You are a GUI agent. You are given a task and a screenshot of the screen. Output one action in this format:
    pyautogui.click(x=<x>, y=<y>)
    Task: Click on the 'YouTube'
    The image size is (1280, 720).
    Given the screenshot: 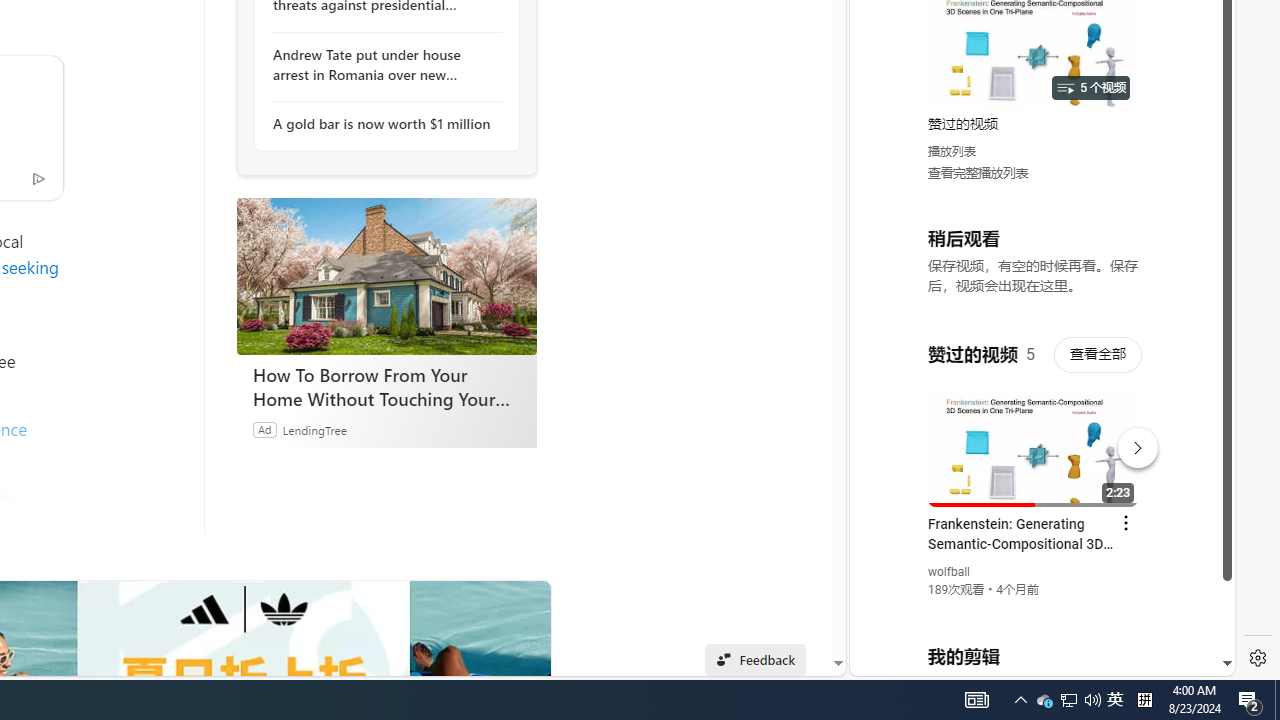 What is the action you would take?
    pyautogui.click(x=1034, y=431)
    